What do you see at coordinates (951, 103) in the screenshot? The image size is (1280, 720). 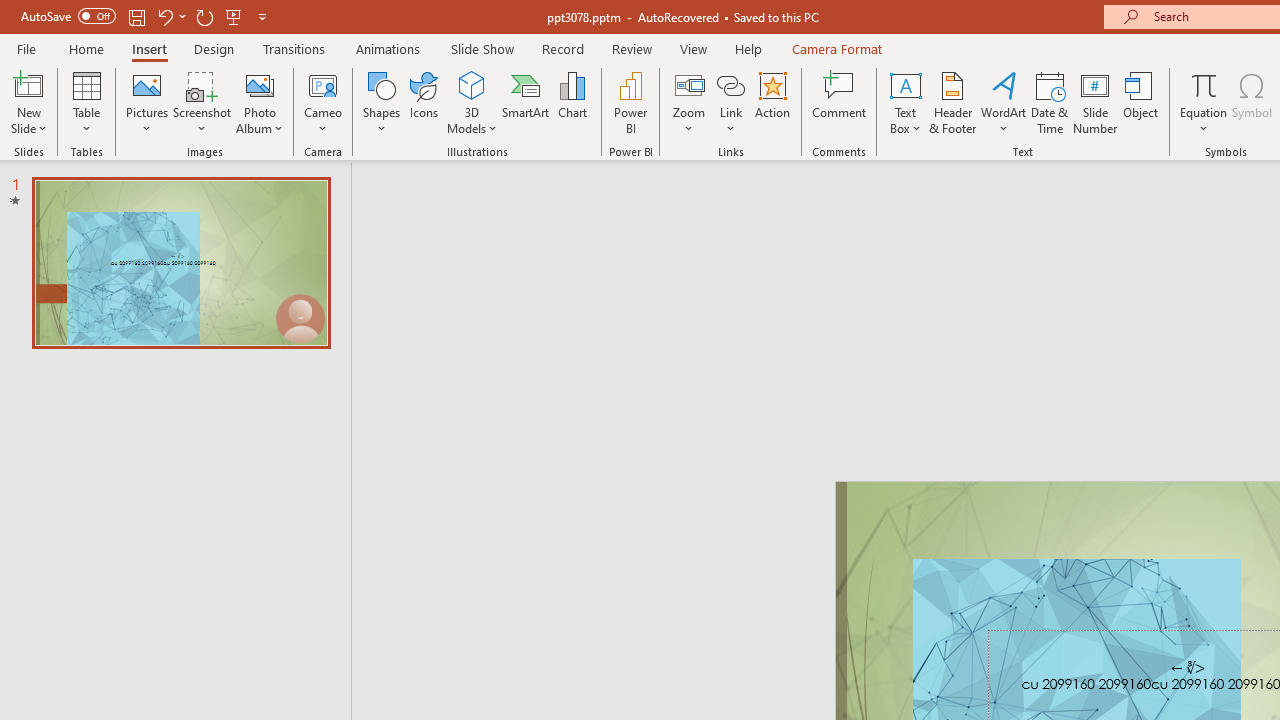 I see `'Header & Footer...'` at bounding box center [951, 103].